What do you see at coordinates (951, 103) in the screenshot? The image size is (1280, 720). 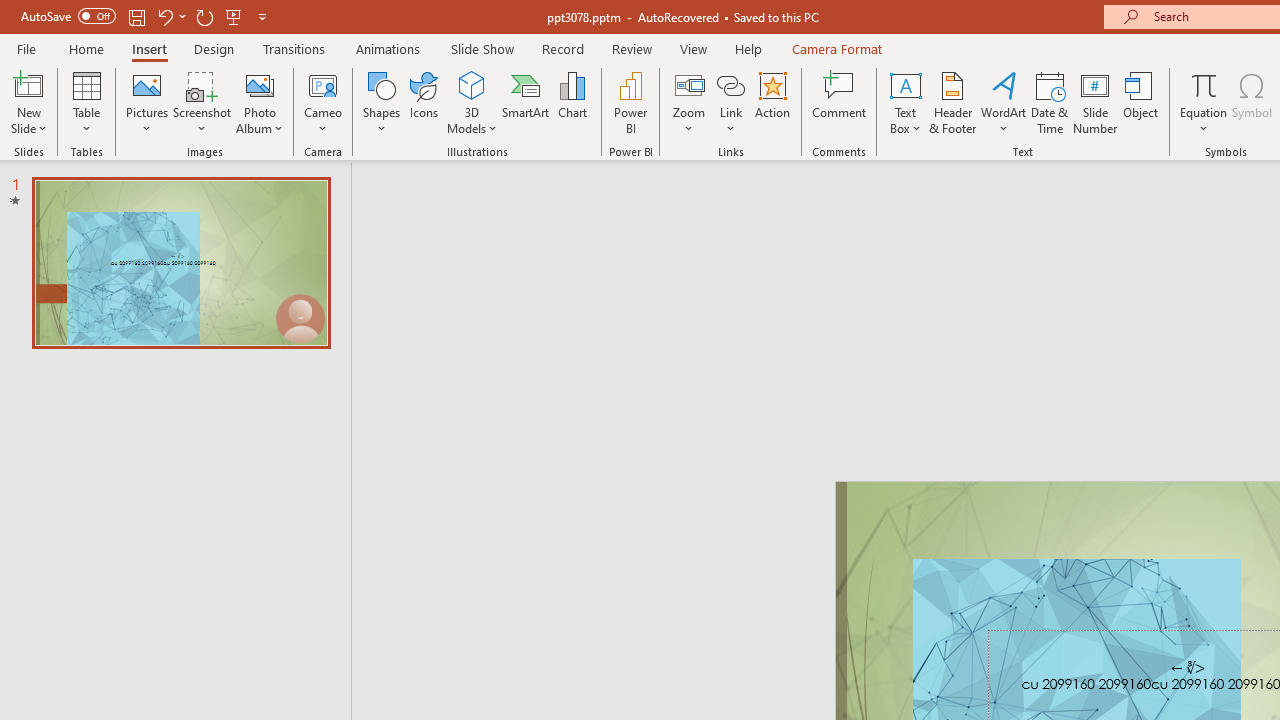 I see `'Header & Footer...'` at bounding box center [951, 103].